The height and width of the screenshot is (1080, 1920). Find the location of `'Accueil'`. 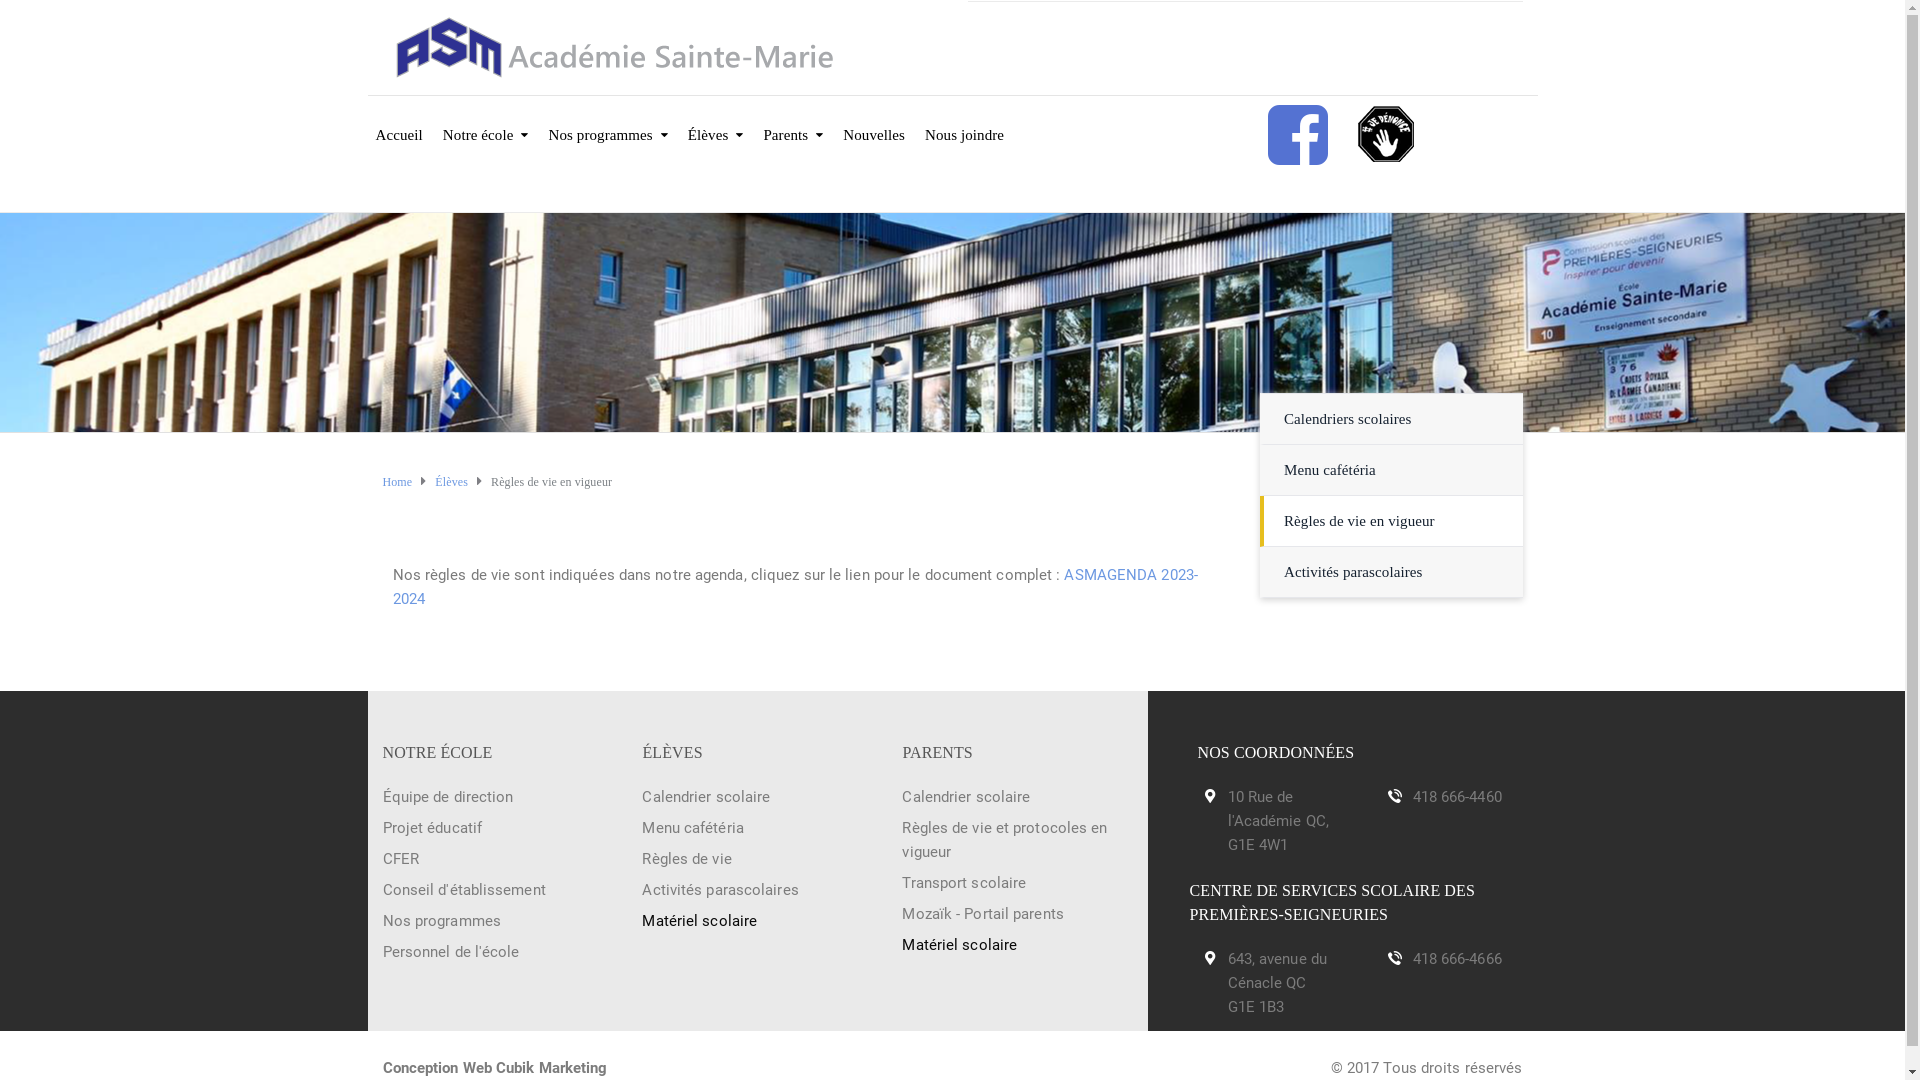

'Accueil' is located at coordinates (399, 121).